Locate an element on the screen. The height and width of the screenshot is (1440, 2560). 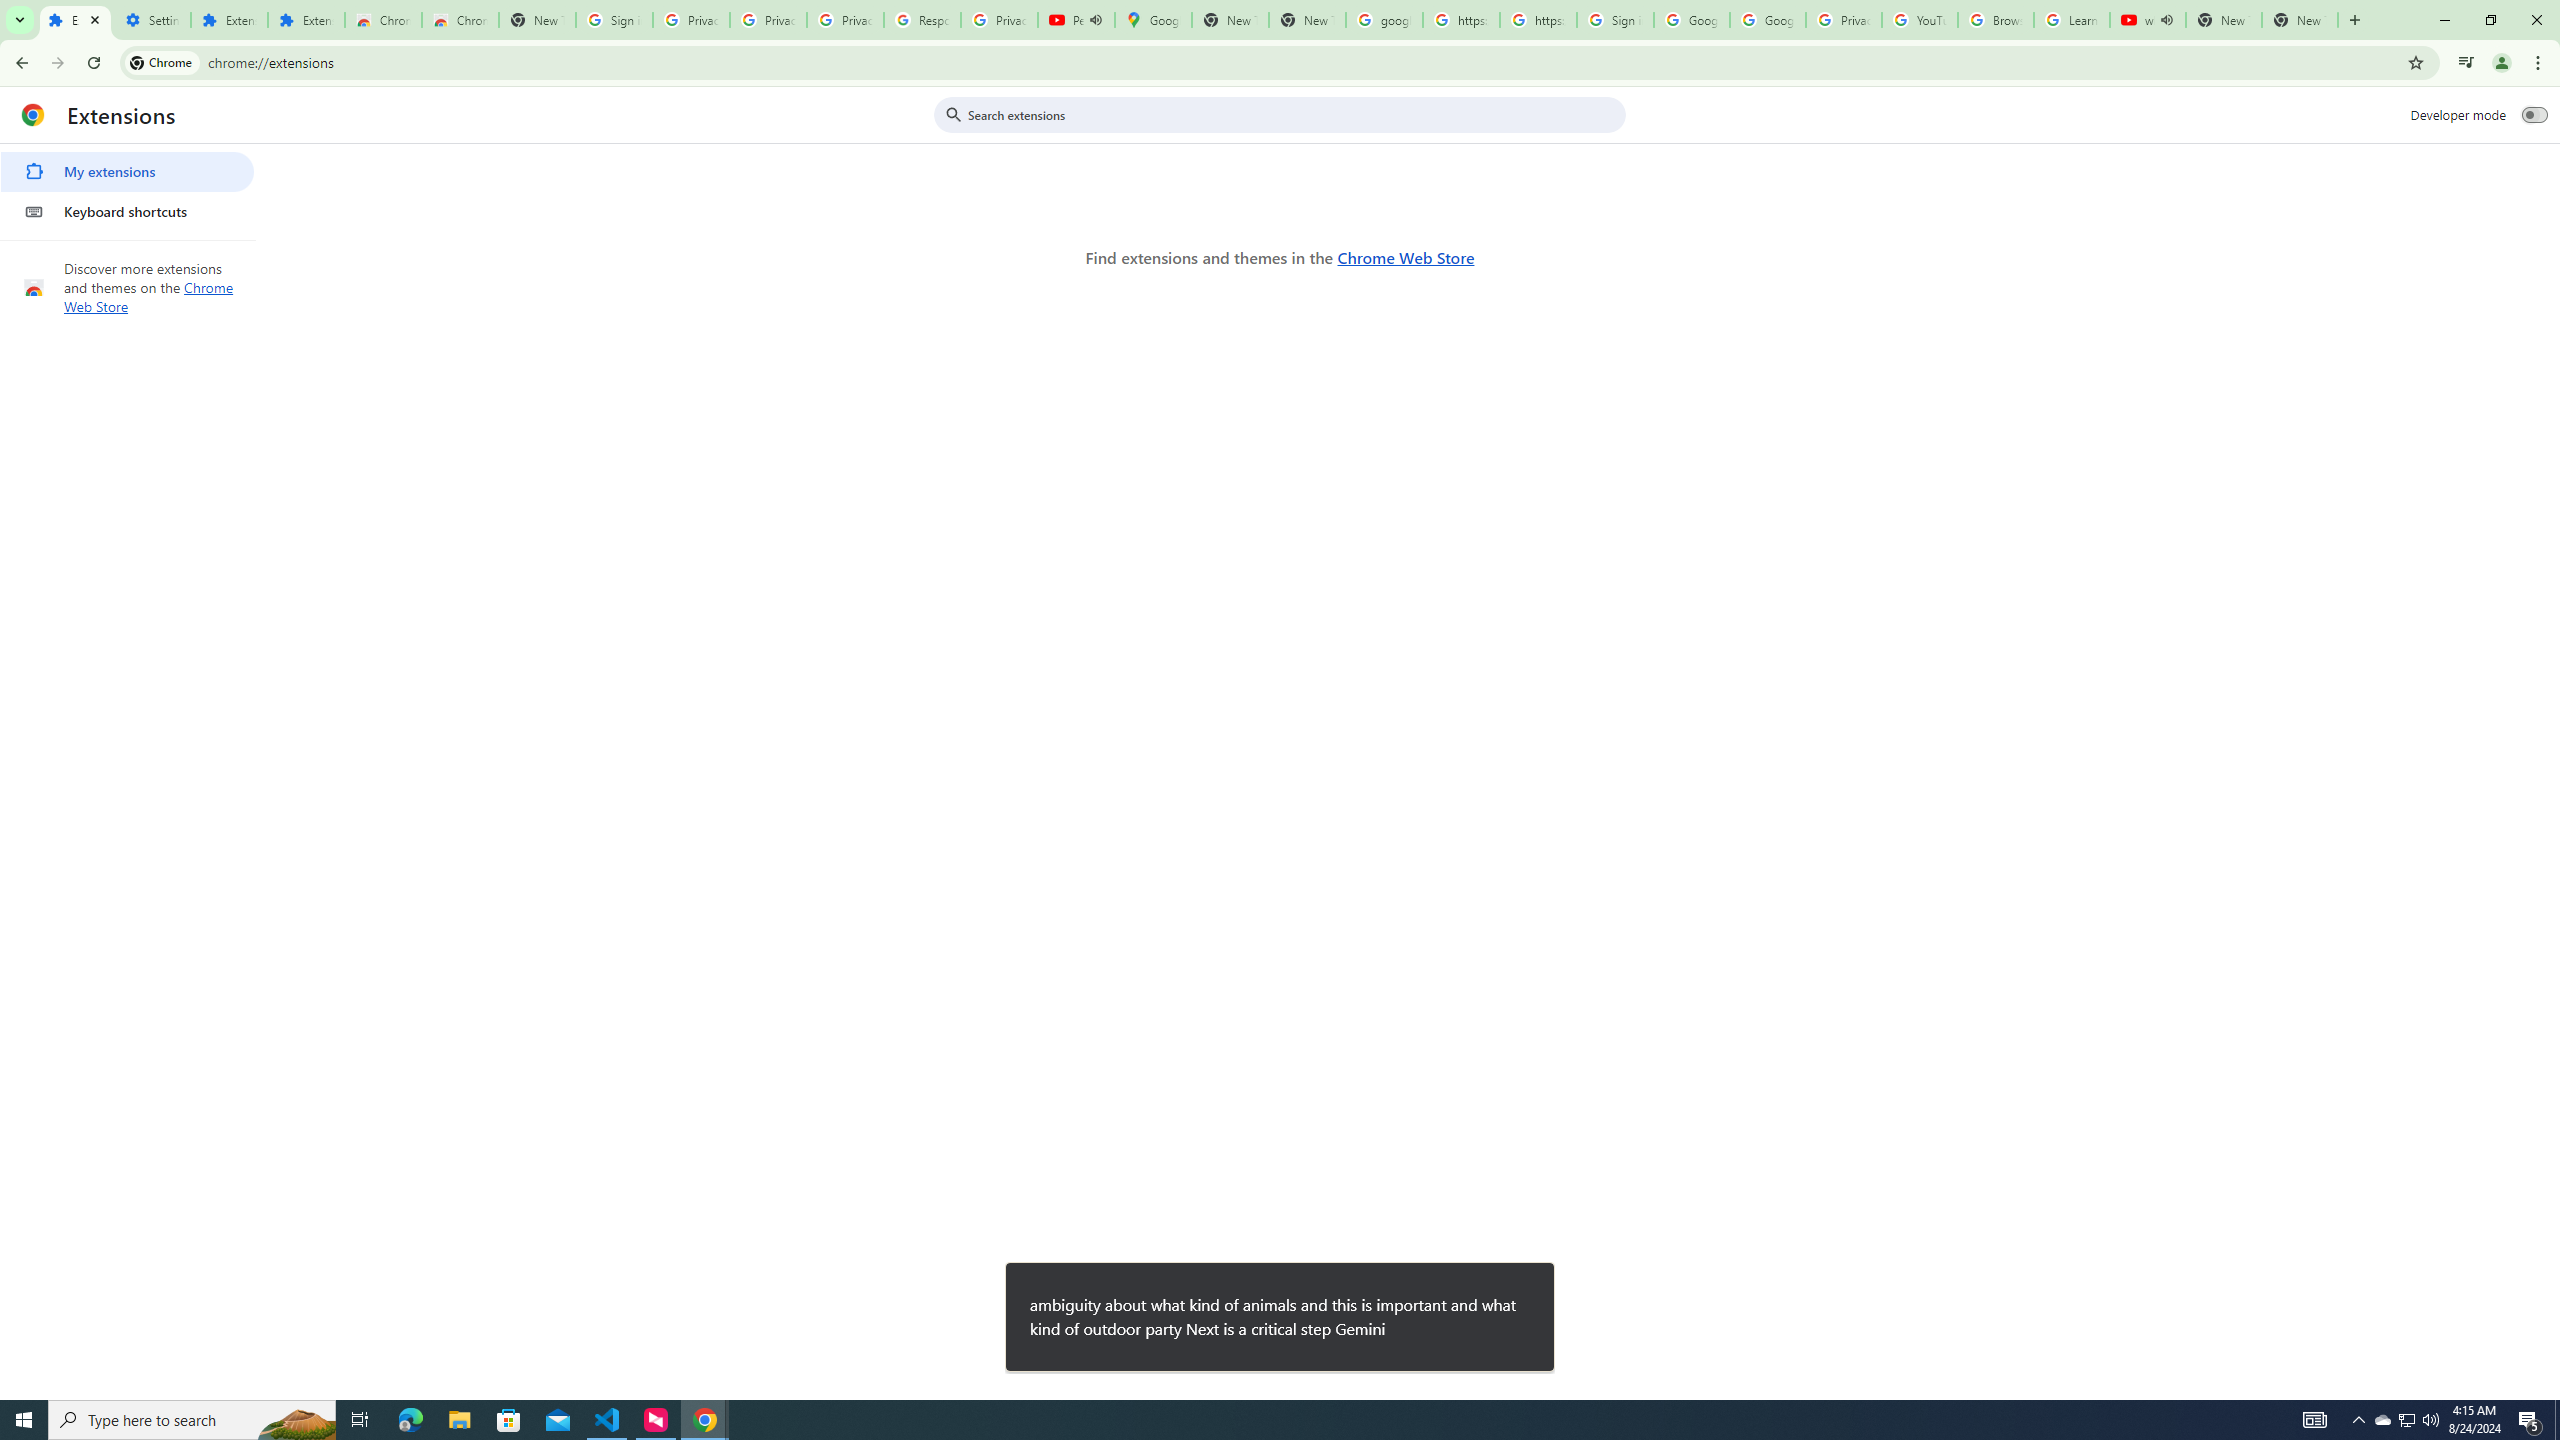
'Browse Chrome as a guest - Computer - Google Chrome Help' is located at coordinates (1994, 19).